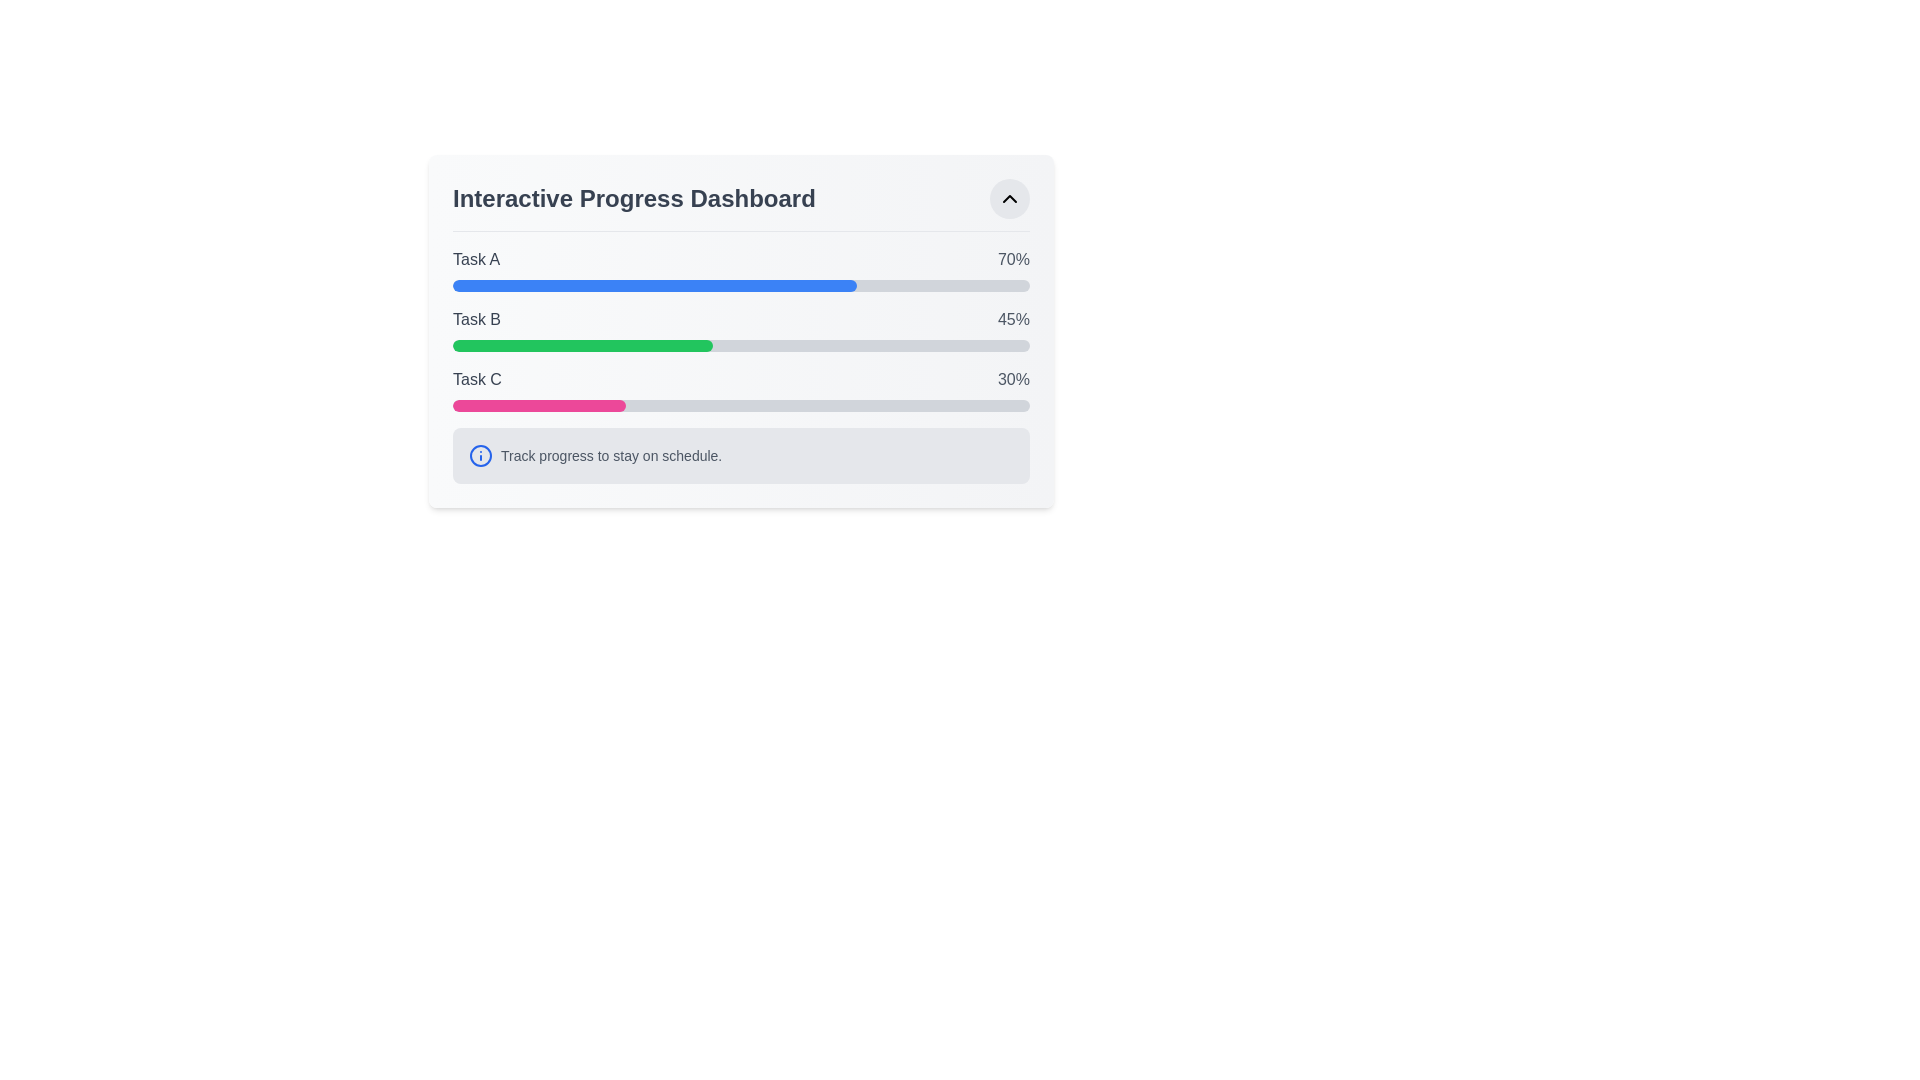 Image resolution: width=1920 pixels, height=1080 pixels. I want to click on informational message located at the bottom of the vertical stack of content under the progress bars for Task A, Task B, and Task C, so click(740, 455).